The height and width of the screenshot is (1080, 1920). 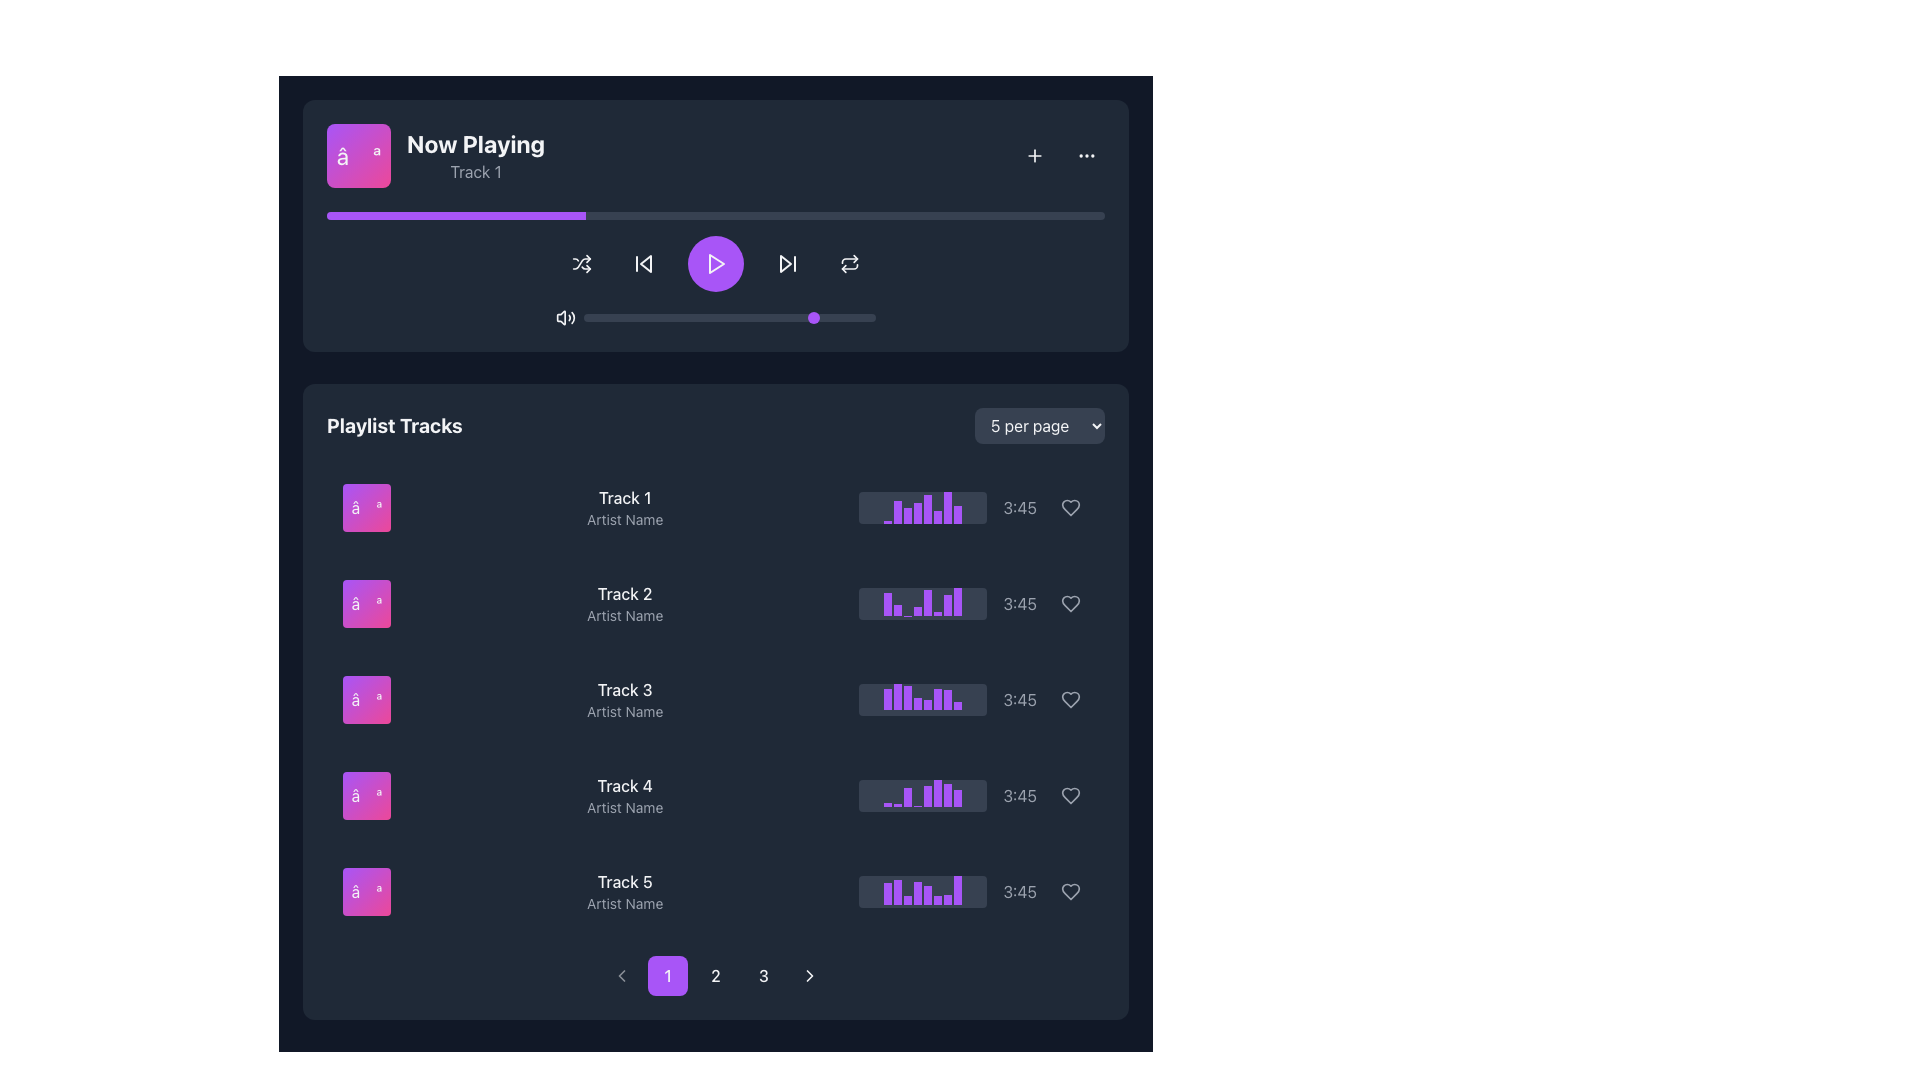 What do you see at coordinates (680, 316) in the screenshot?
I see `the slider` at bounding box center [680, 316].